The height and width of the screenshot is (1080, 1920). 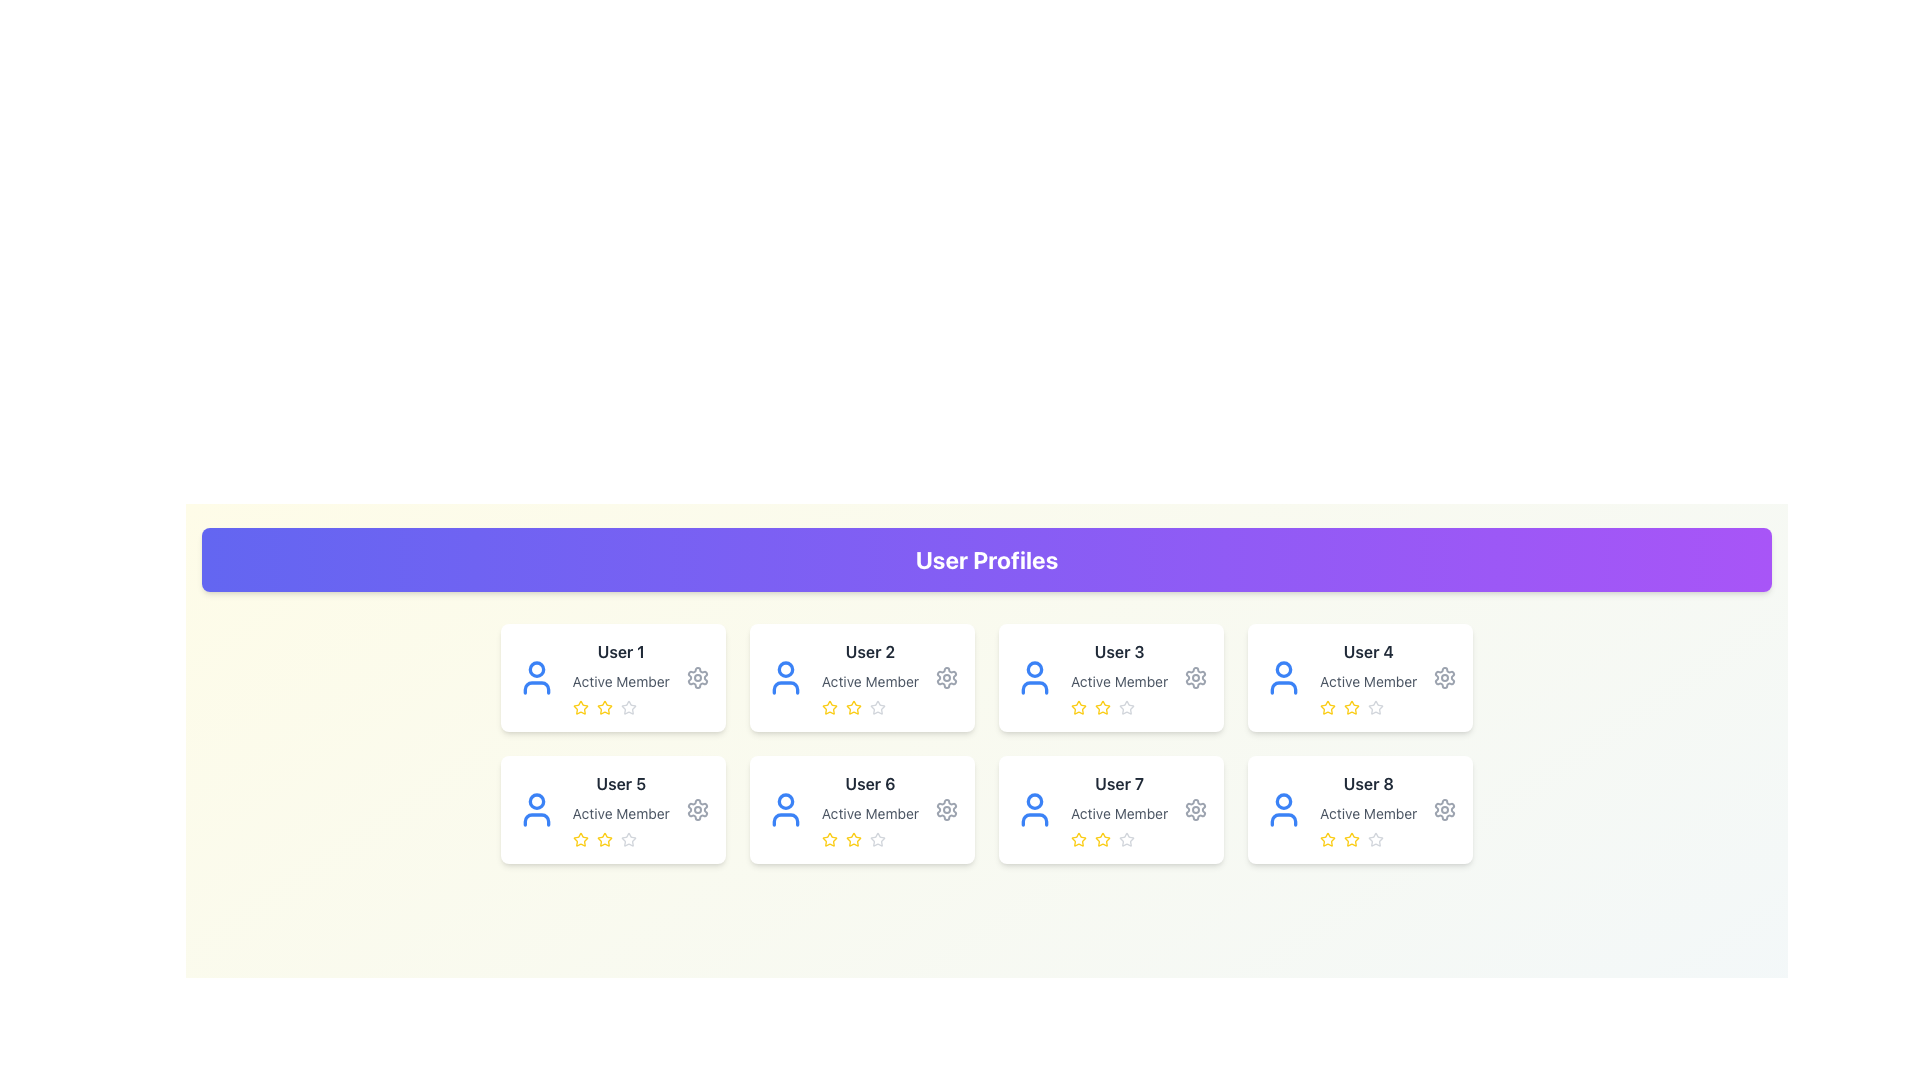 What do you see at coordinates (1035, 810) in the screenshot?
I see `the user profile icon for 'User 7' located on the left side of the profile card in the bottom row, third from the left in the grid layout` at bounding box center [1035, 810].